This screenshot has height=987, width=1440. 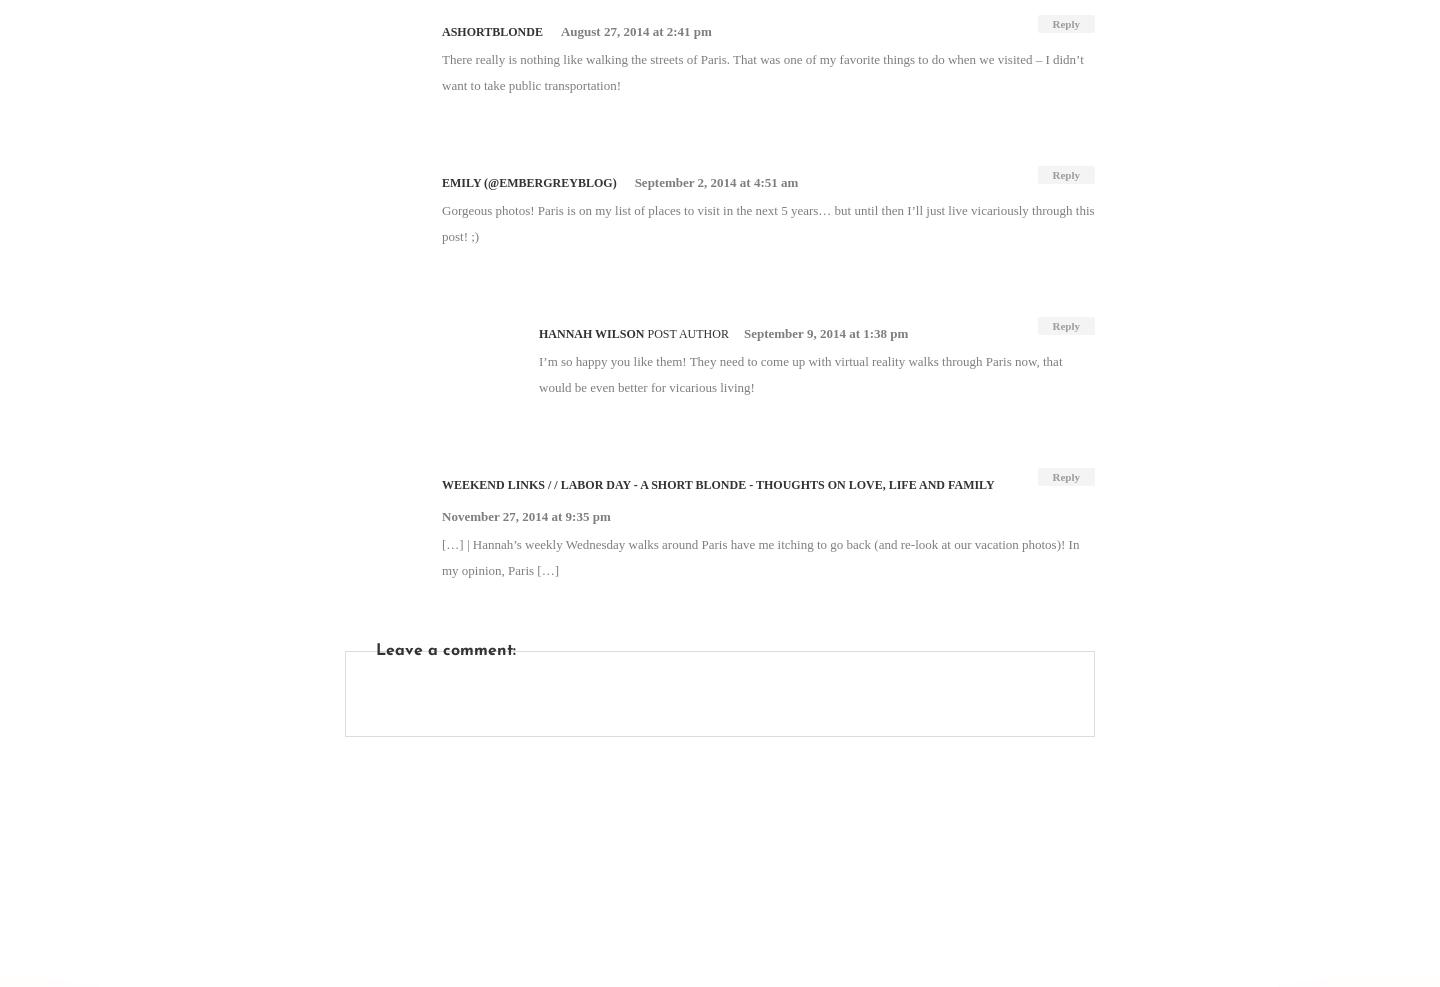 What do you see at coordinates (525, 515) in the screenshot?
I see `'November 27, 2014 at 9:35 pm'` at bounding box center [525, 515].